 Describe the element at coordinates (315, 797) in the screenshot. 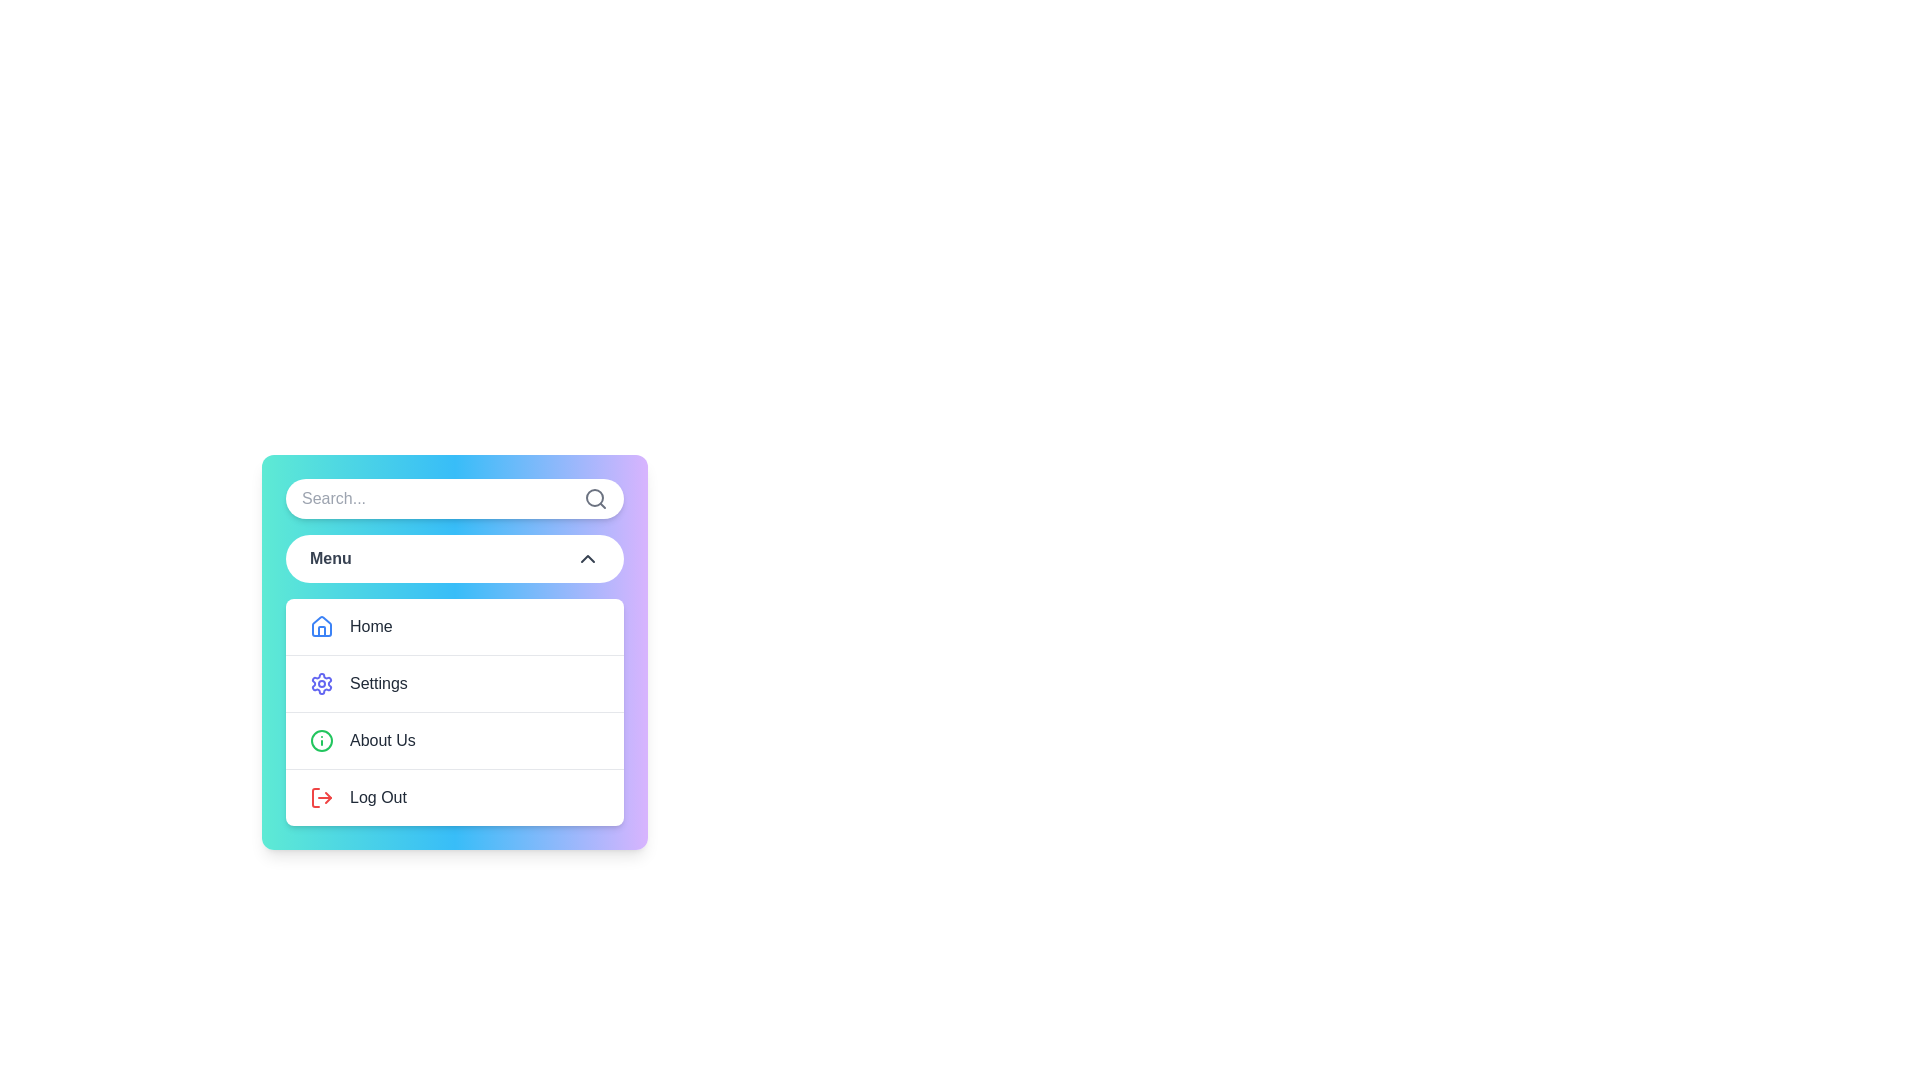

I see `the log-out icon associated with the 'Log Out' menu item located at the bottom of the menu, which visually complements the 'Log Out' label` at that location.